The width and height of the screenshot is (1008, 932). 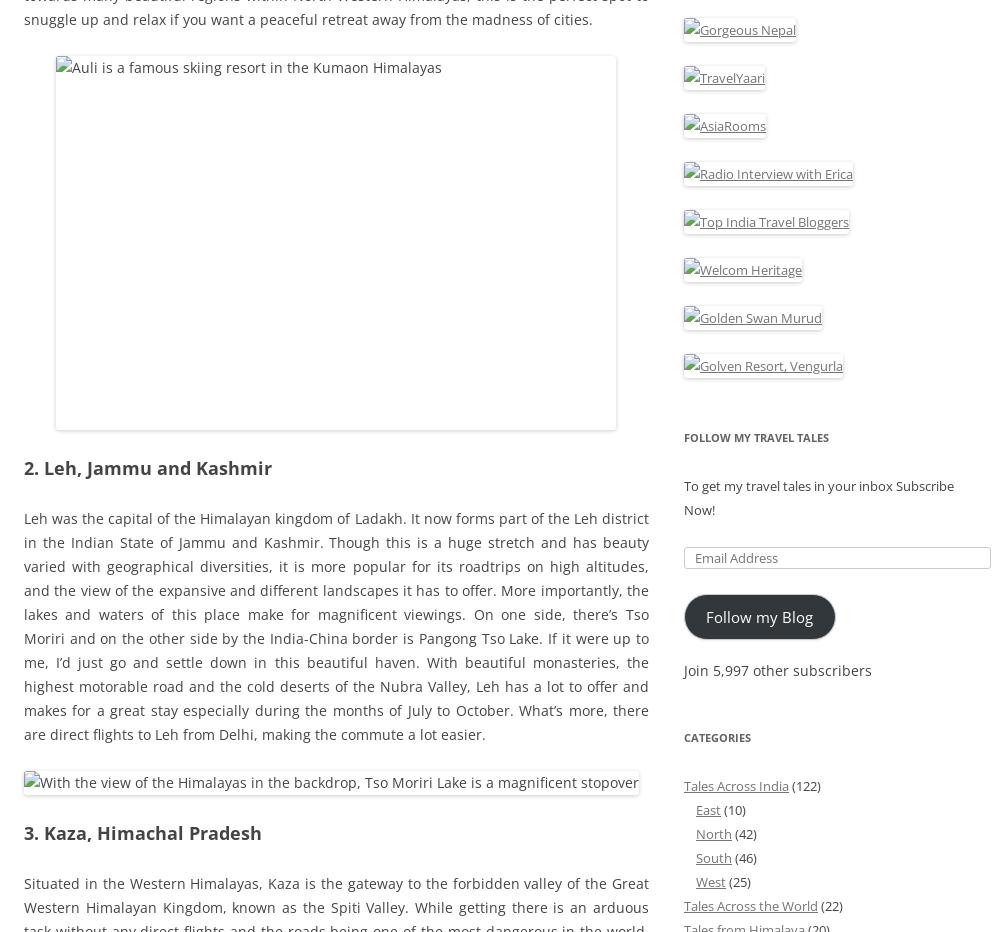 What do you see at coordinates (713, 832) in the screenshot?
I see `'North'` at bounding box center [713, 832].